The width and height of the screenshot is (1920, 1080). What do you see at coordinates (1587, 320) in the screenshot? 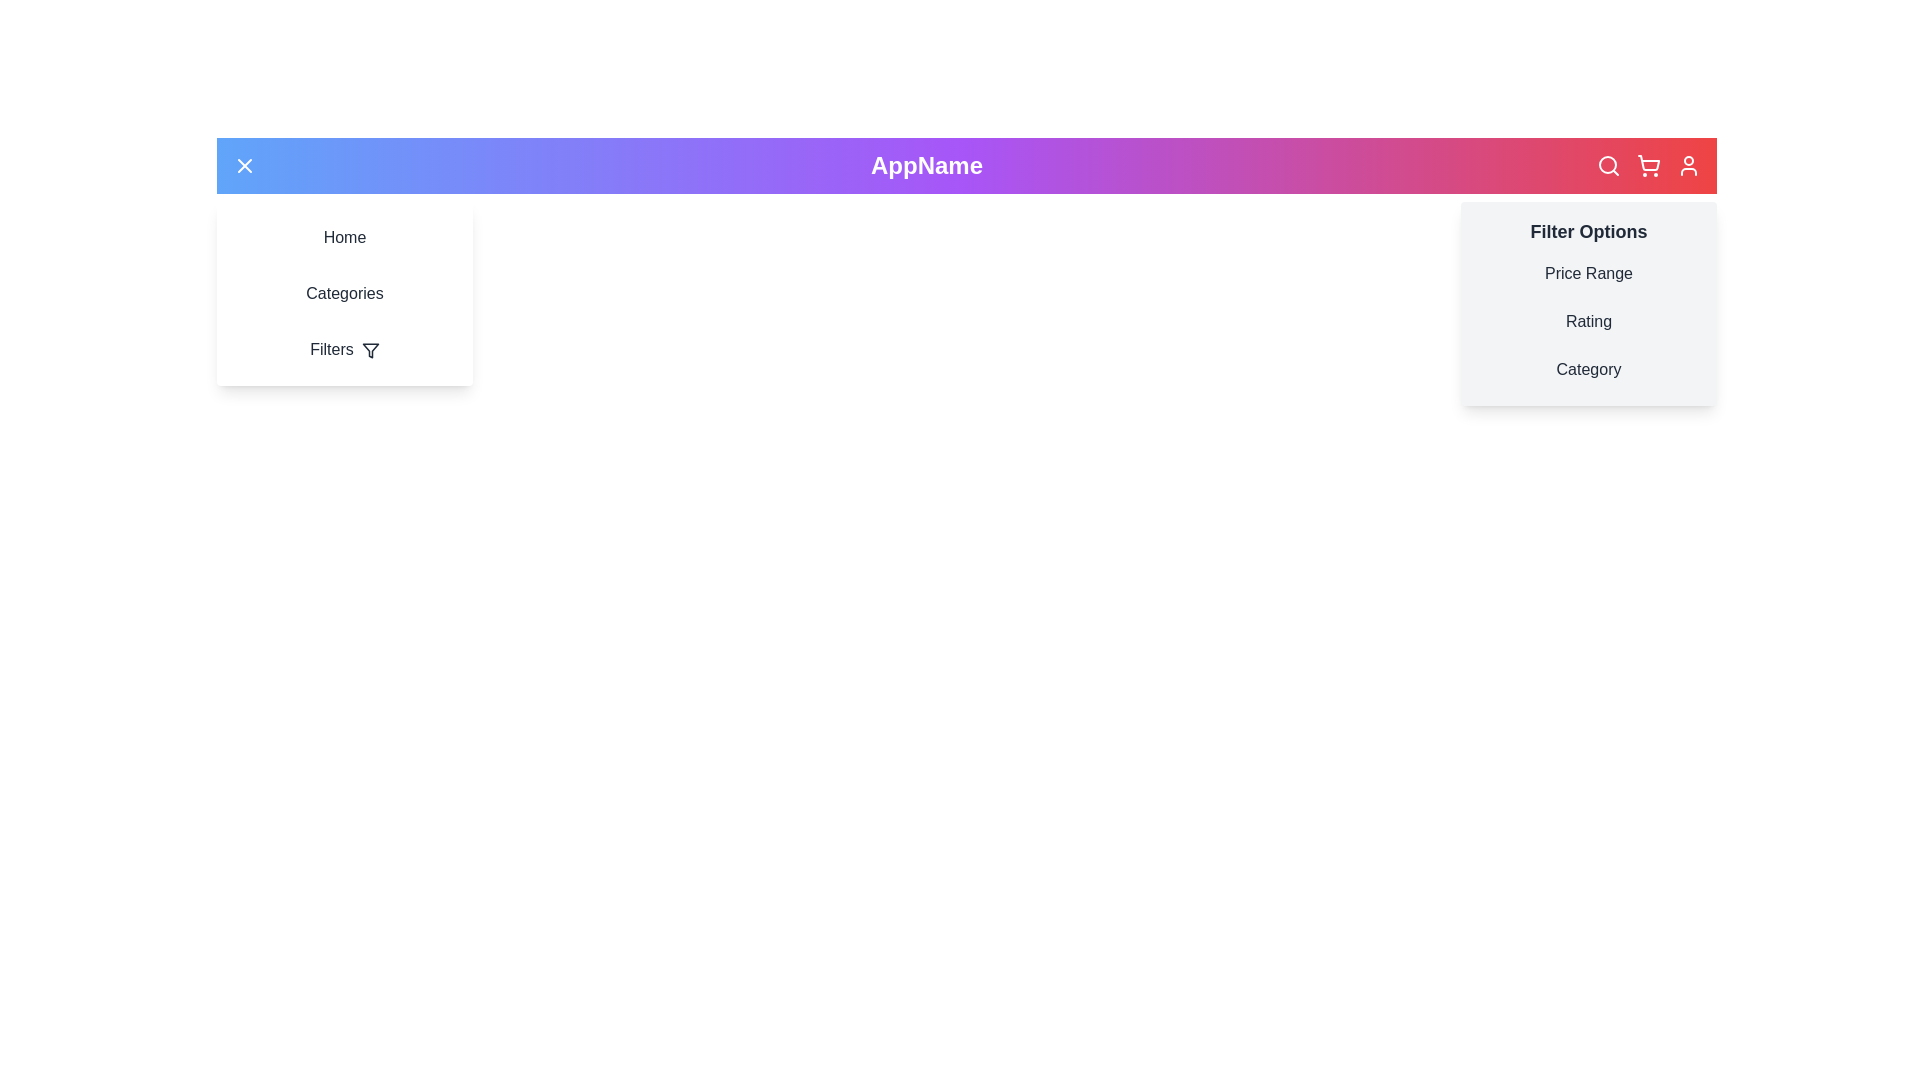
I see `the second menu item 'Rating' in the 'Filter Options' section, which is used for filtering content by rating` at bounding box center [1587, 320].